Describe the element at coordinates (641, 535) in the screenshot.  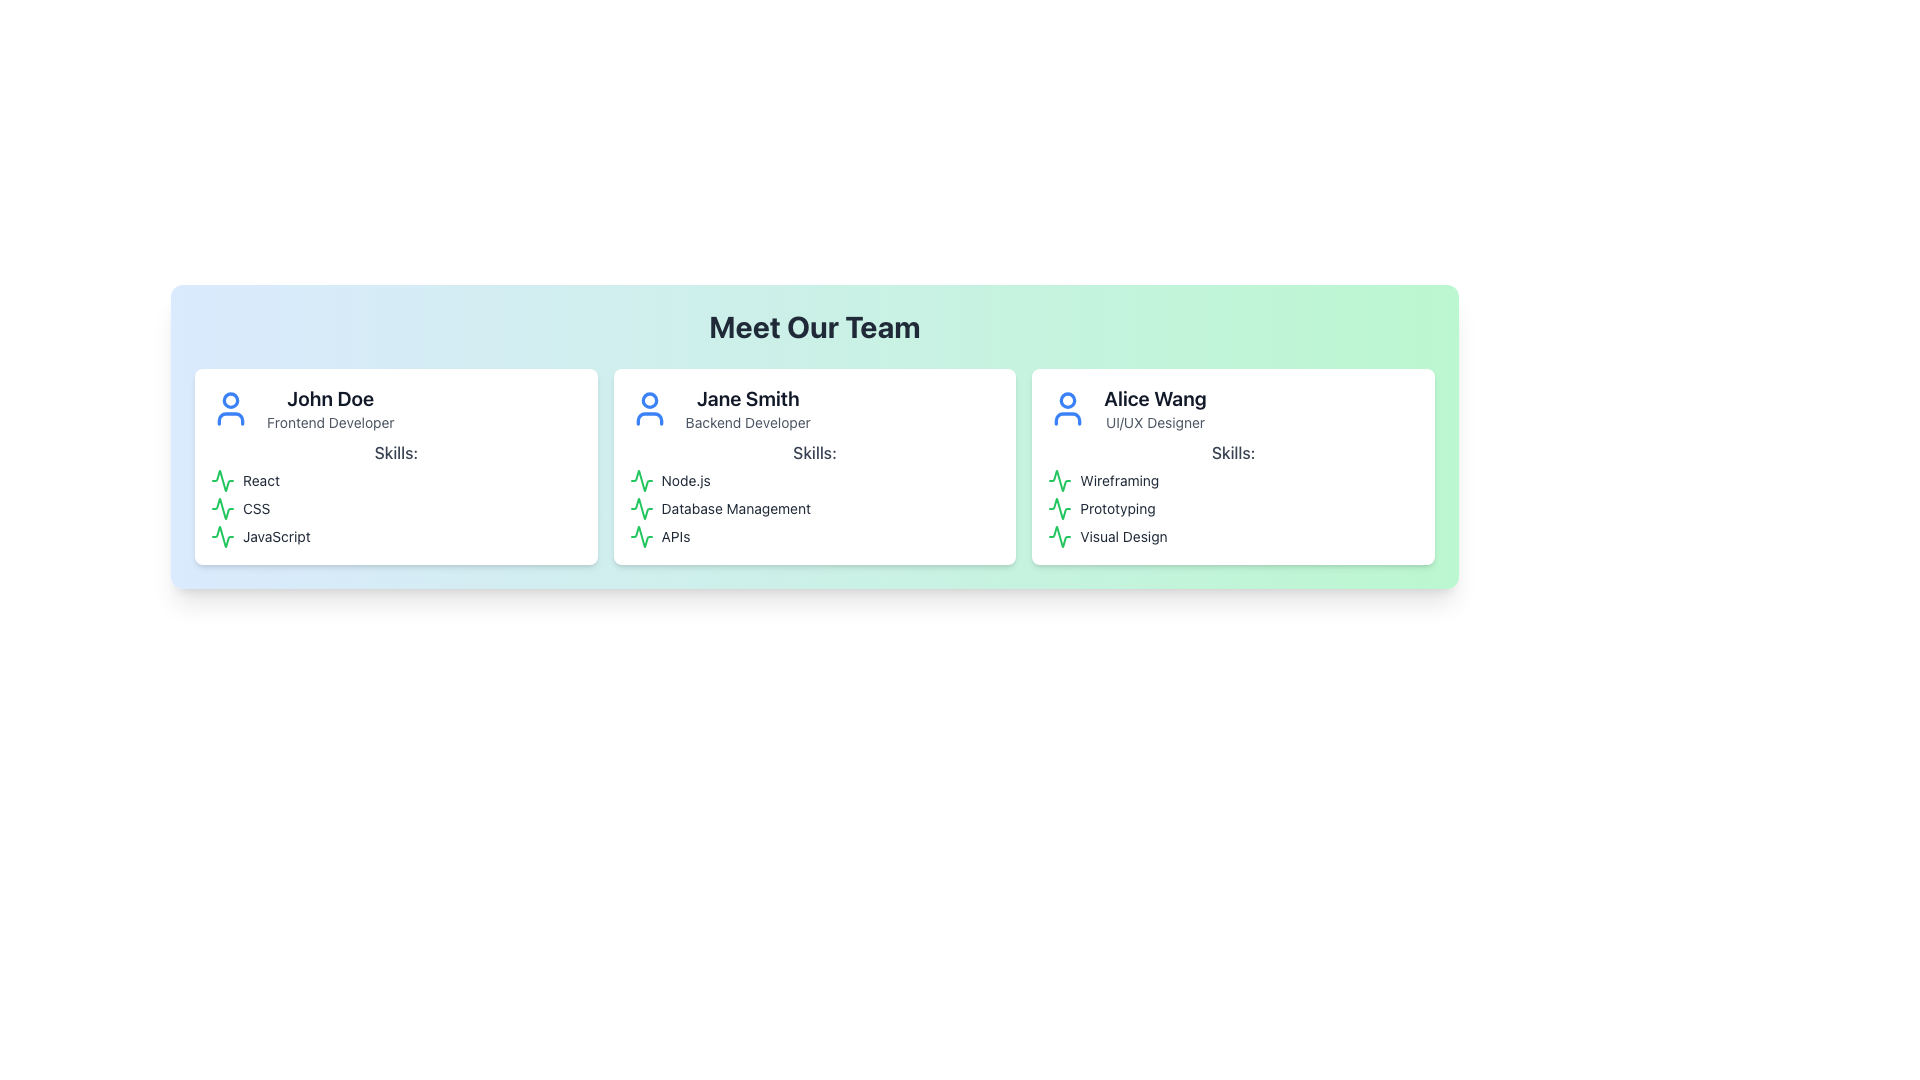
I see `the green waveform icon located to the left of the 'APIs' text in the skills section of Jane Smith's profile` at that location.